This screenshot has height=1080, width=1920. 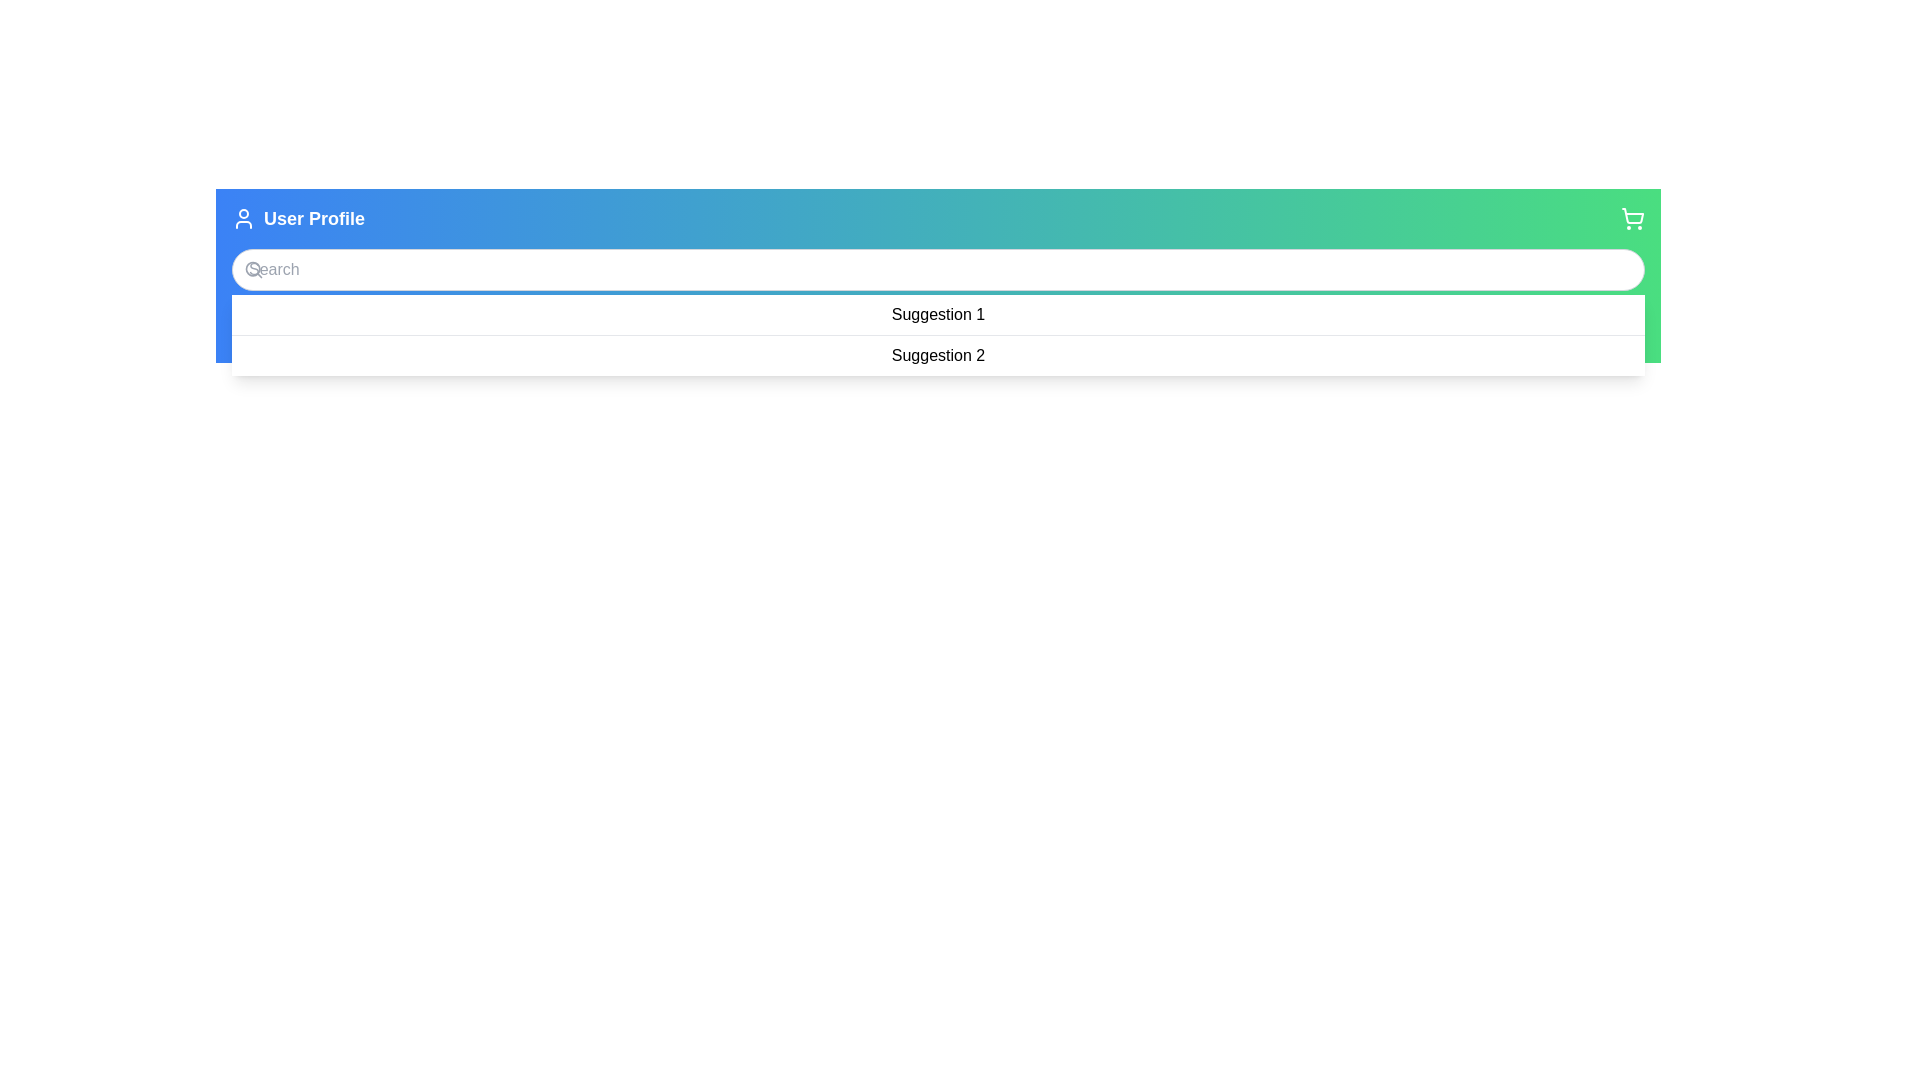 What do you see at coordinates (937, 354) in the screenshot?
I see `the text element labeled 'Suggestion 2' in the dropdown suggestion list` at bounding box center [937, 354].